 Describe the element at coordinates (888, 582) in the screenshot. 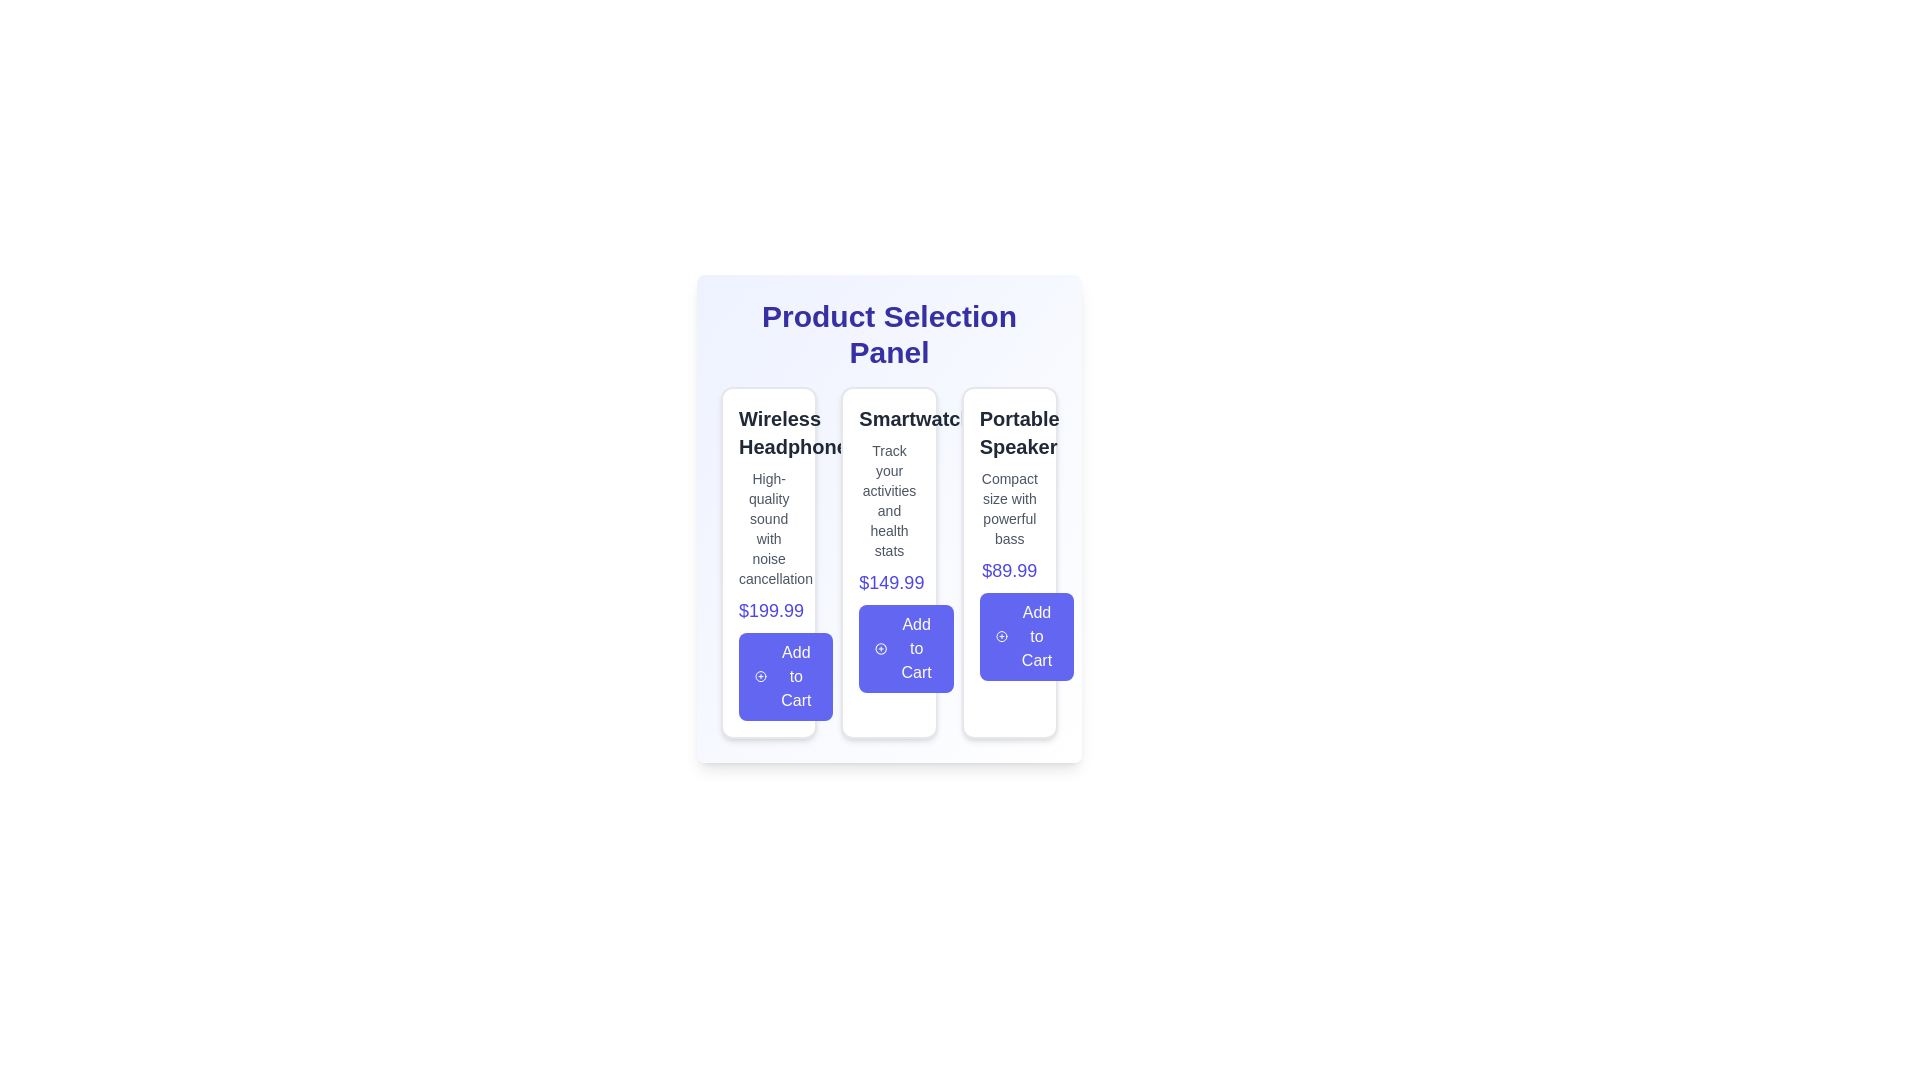

I see `the price text label displaying the price of the 'Smartwatch', located in the second card of the product selection panel` at that location.